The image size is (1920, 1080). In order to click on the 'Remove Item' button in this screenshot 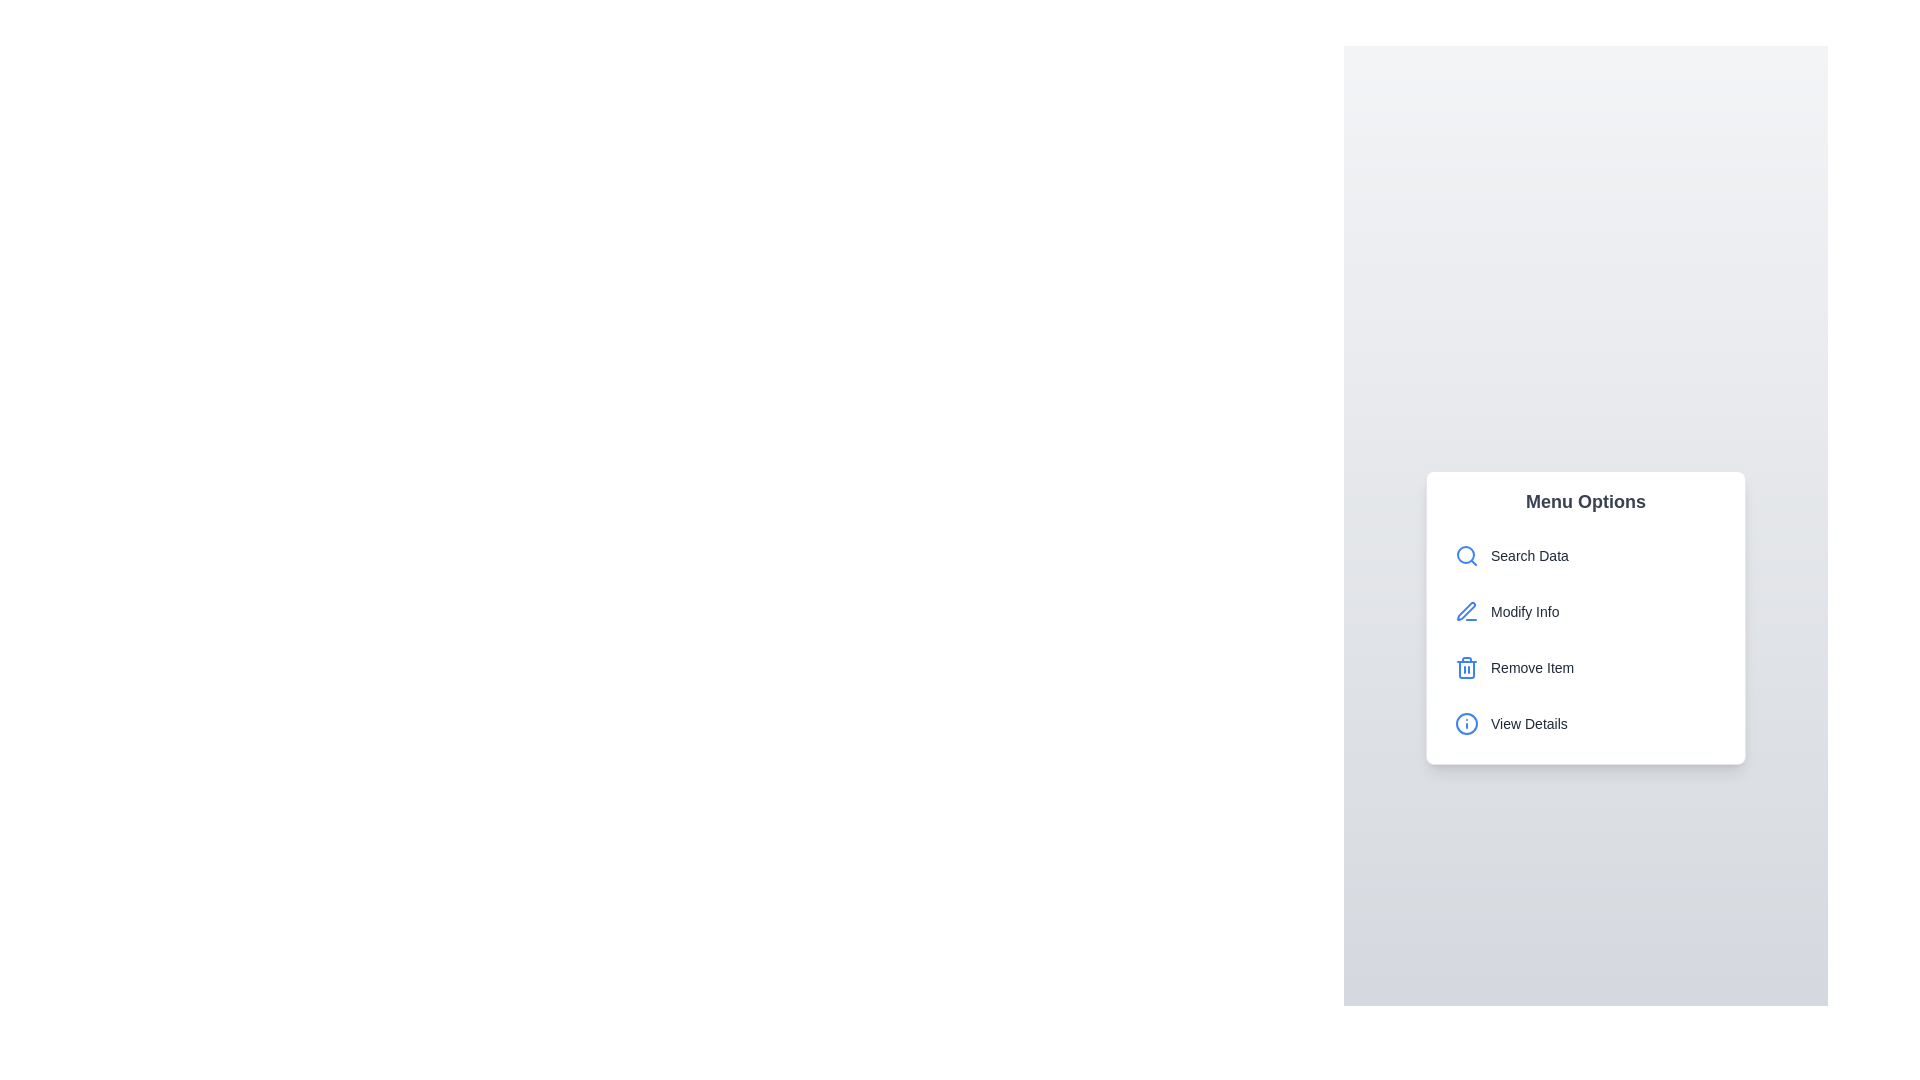, I will do `click(1584, 667)`.